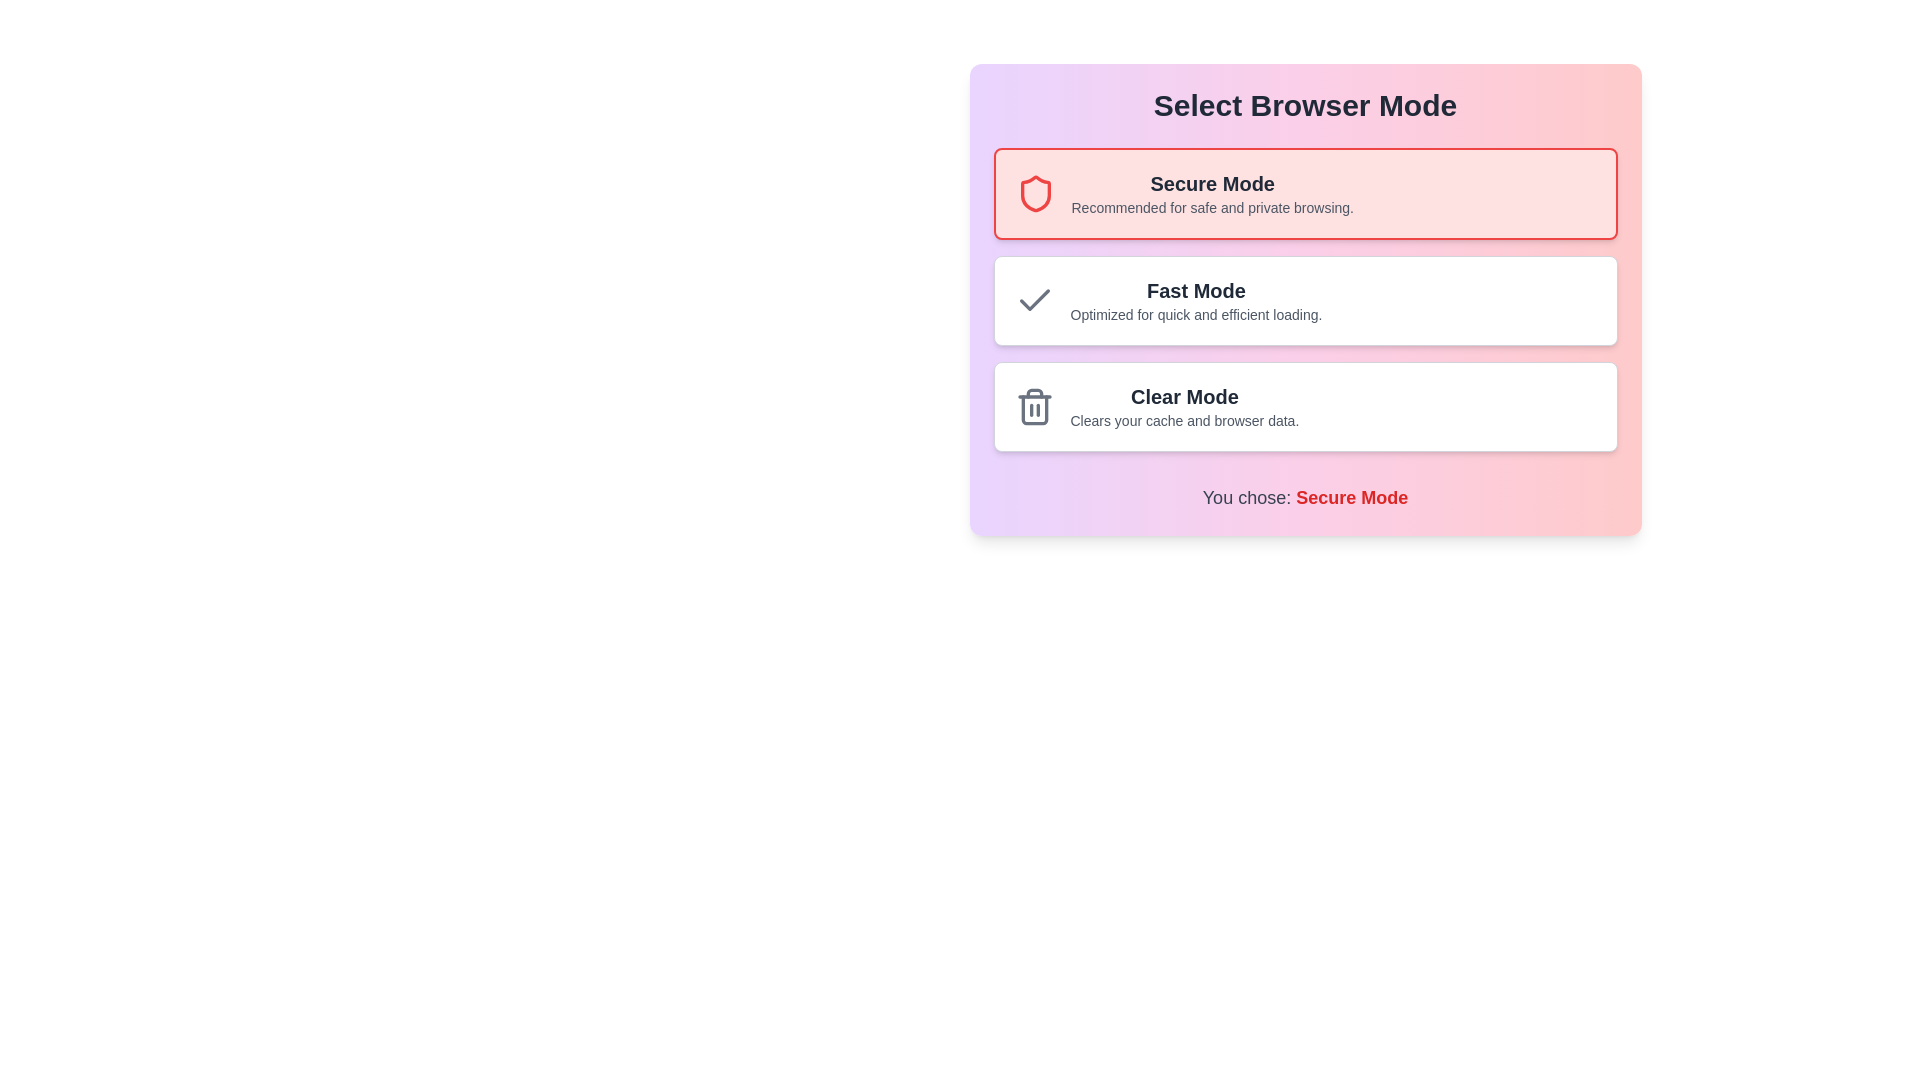 The image size is (1920, 1080). Describe the element at coordinates (1196, 300) in the screenshot. I see `the surrounding card area` at that location.